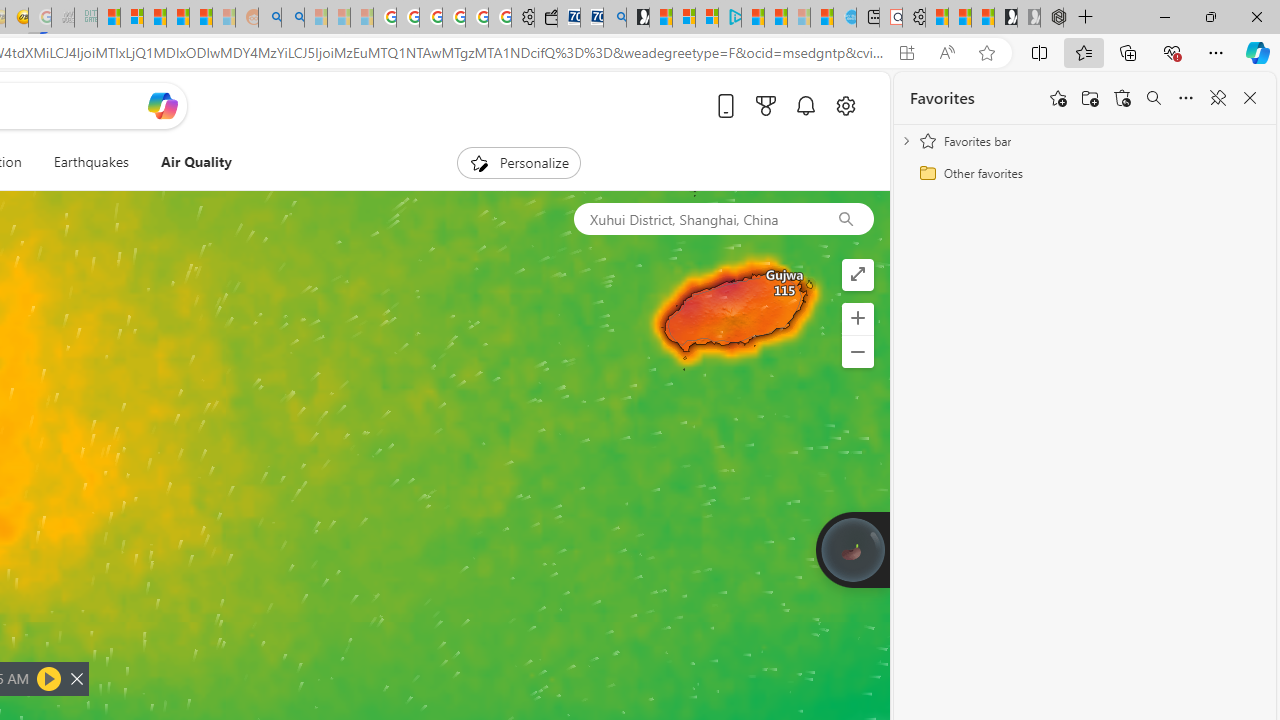 Image resolution: width=1280 pixels, height=720 pixels. I want to click on 'Xuhui District, Shanghai, China', so click(695, 218).